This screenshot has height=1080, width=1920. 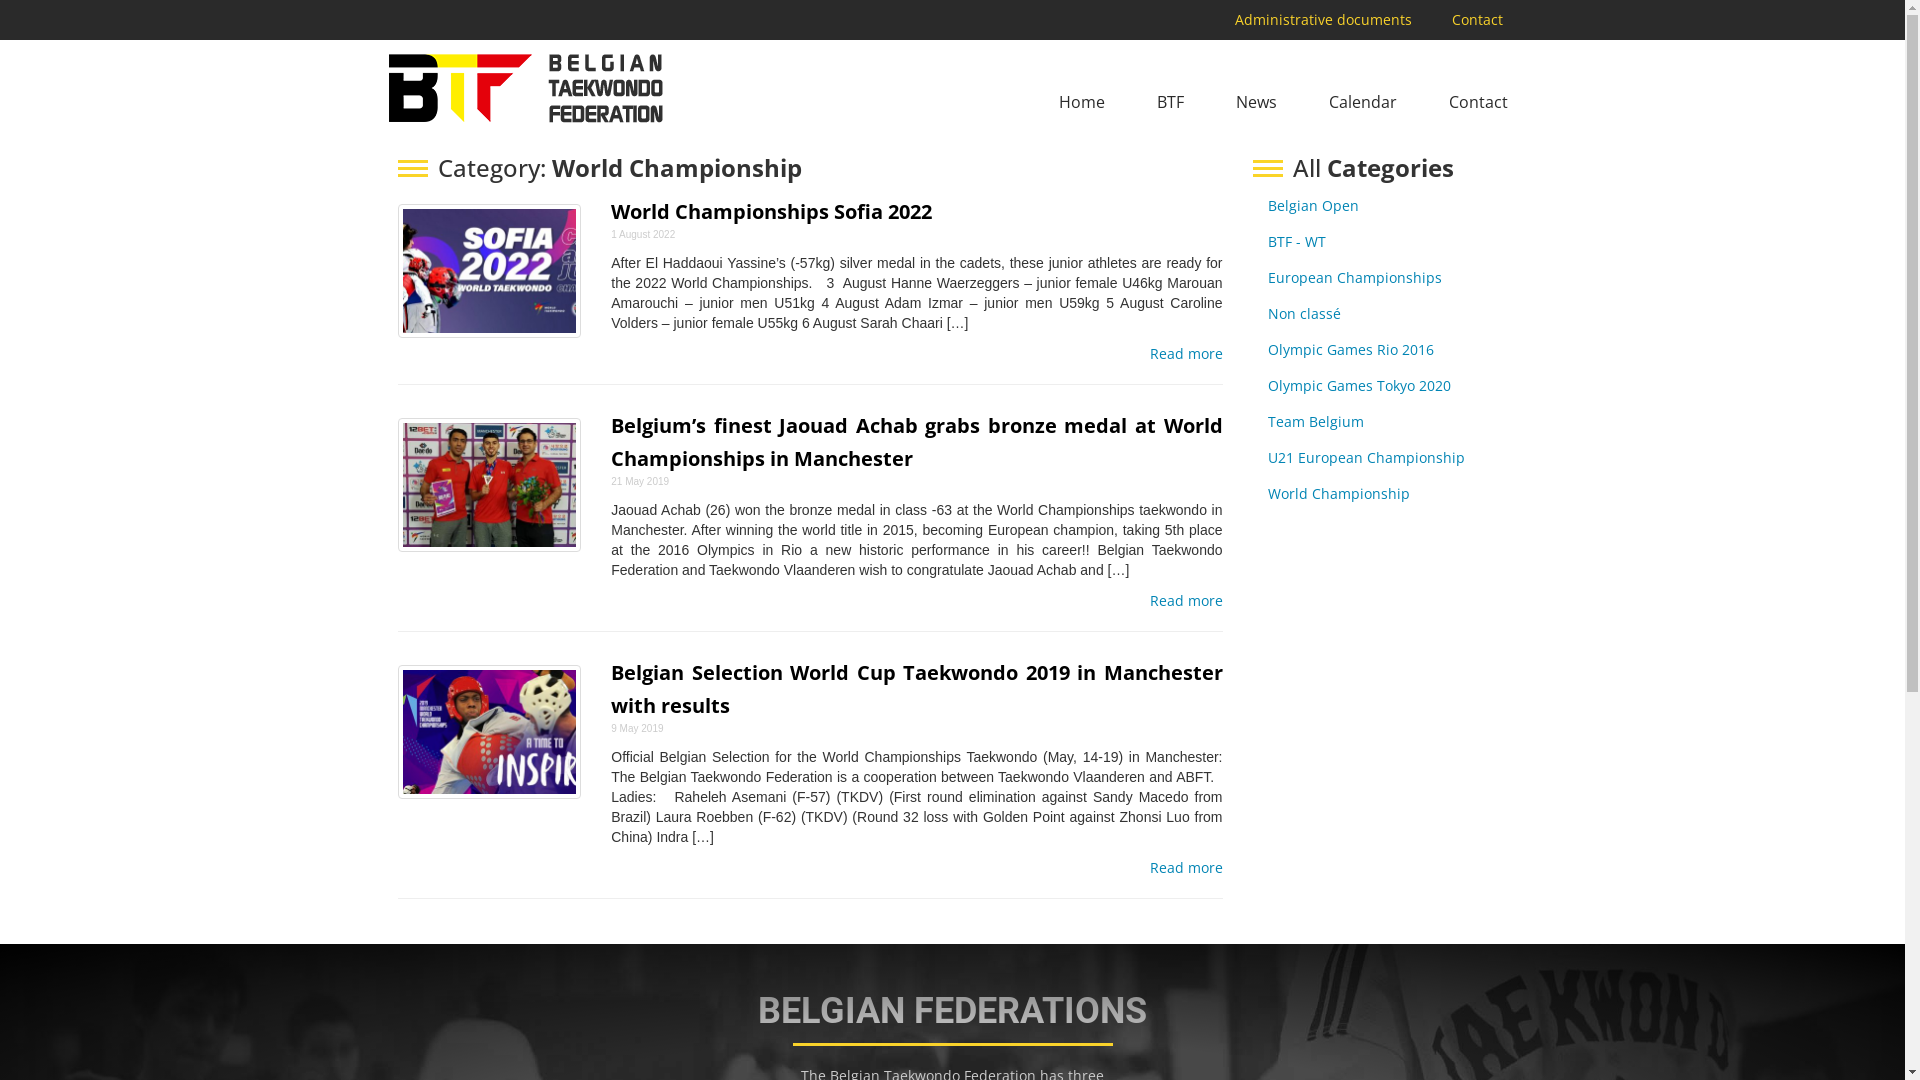 I want to click on 'Read more', so click(x=1186, y=353).